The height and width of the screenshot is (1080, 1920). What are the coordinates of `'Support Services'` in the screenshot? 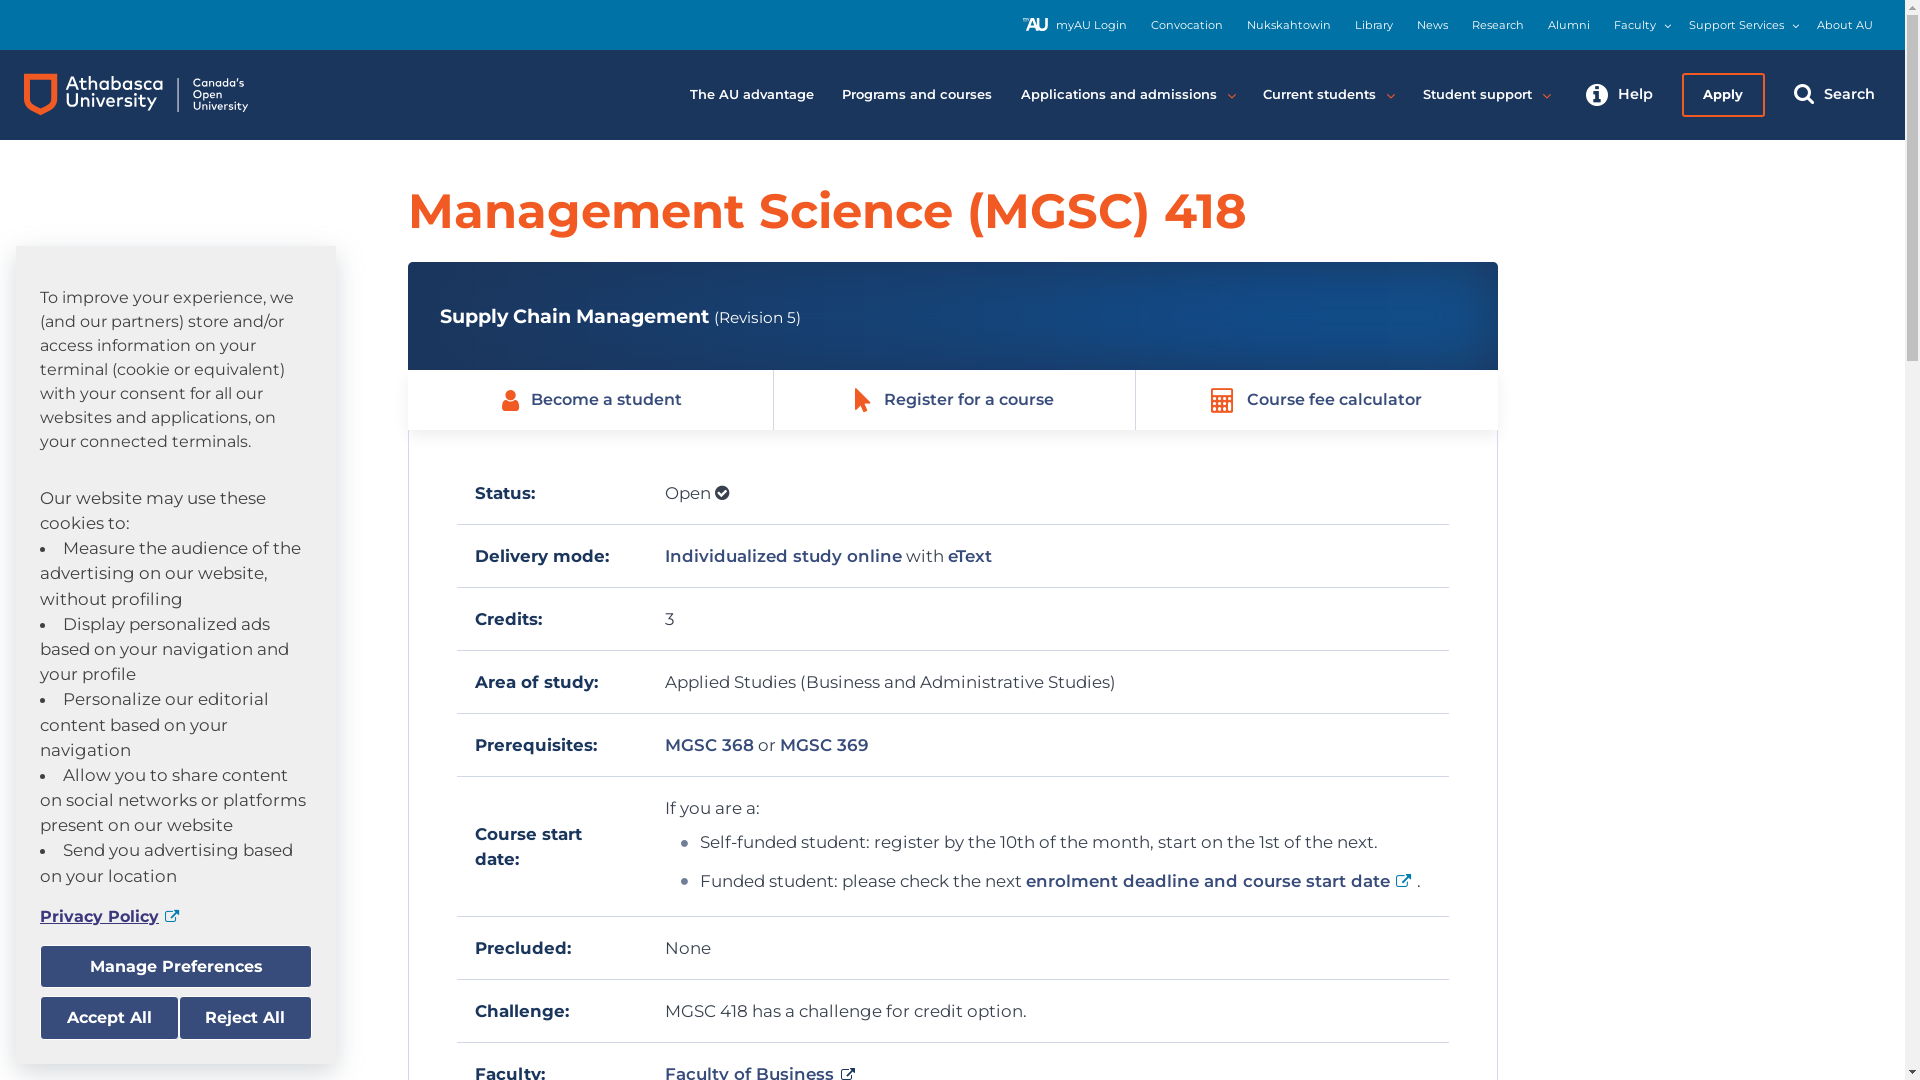 It's located at (1735, 25).